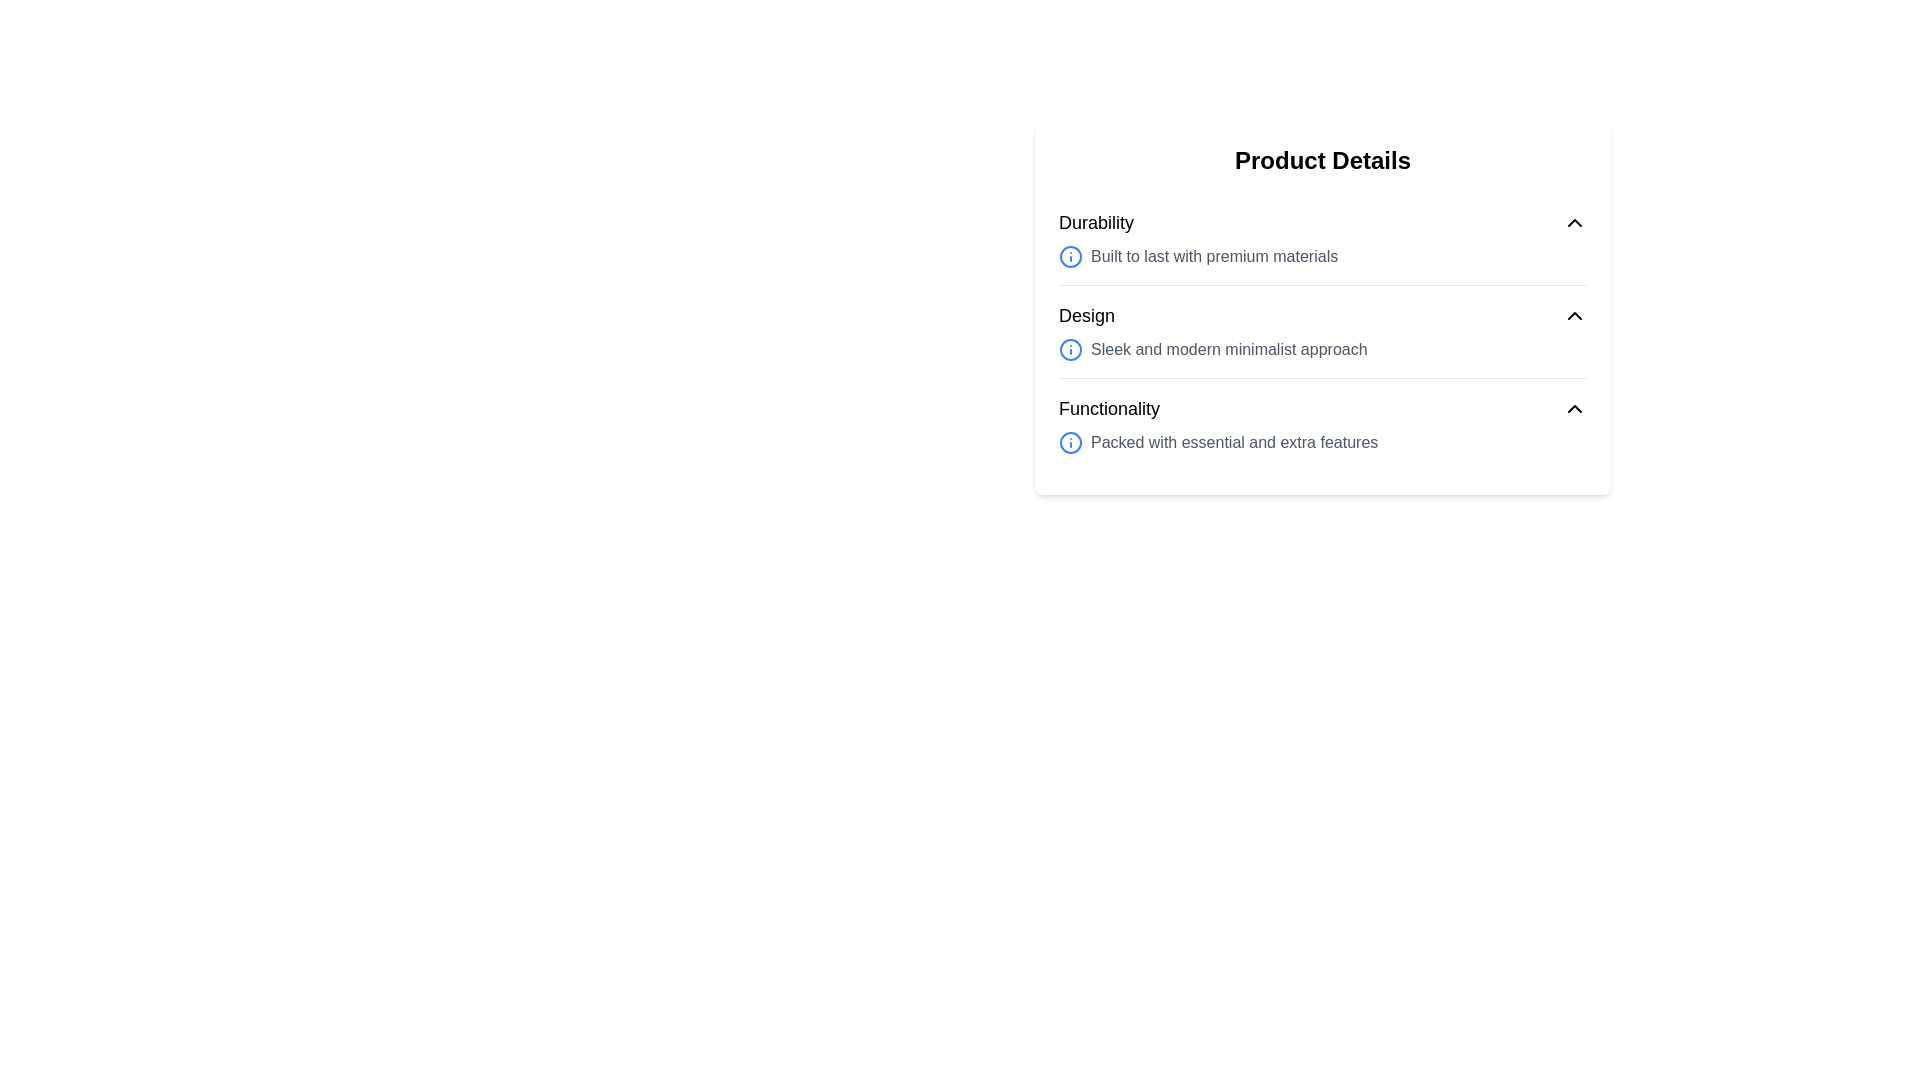 The height and width of the screenshot is (1080, 1920). I want to click on the blue circular information icon located in the third row of the 'Functionality' section, aligned to the left of the text 'Packed with essential and extra features.', so click(1069, 442).